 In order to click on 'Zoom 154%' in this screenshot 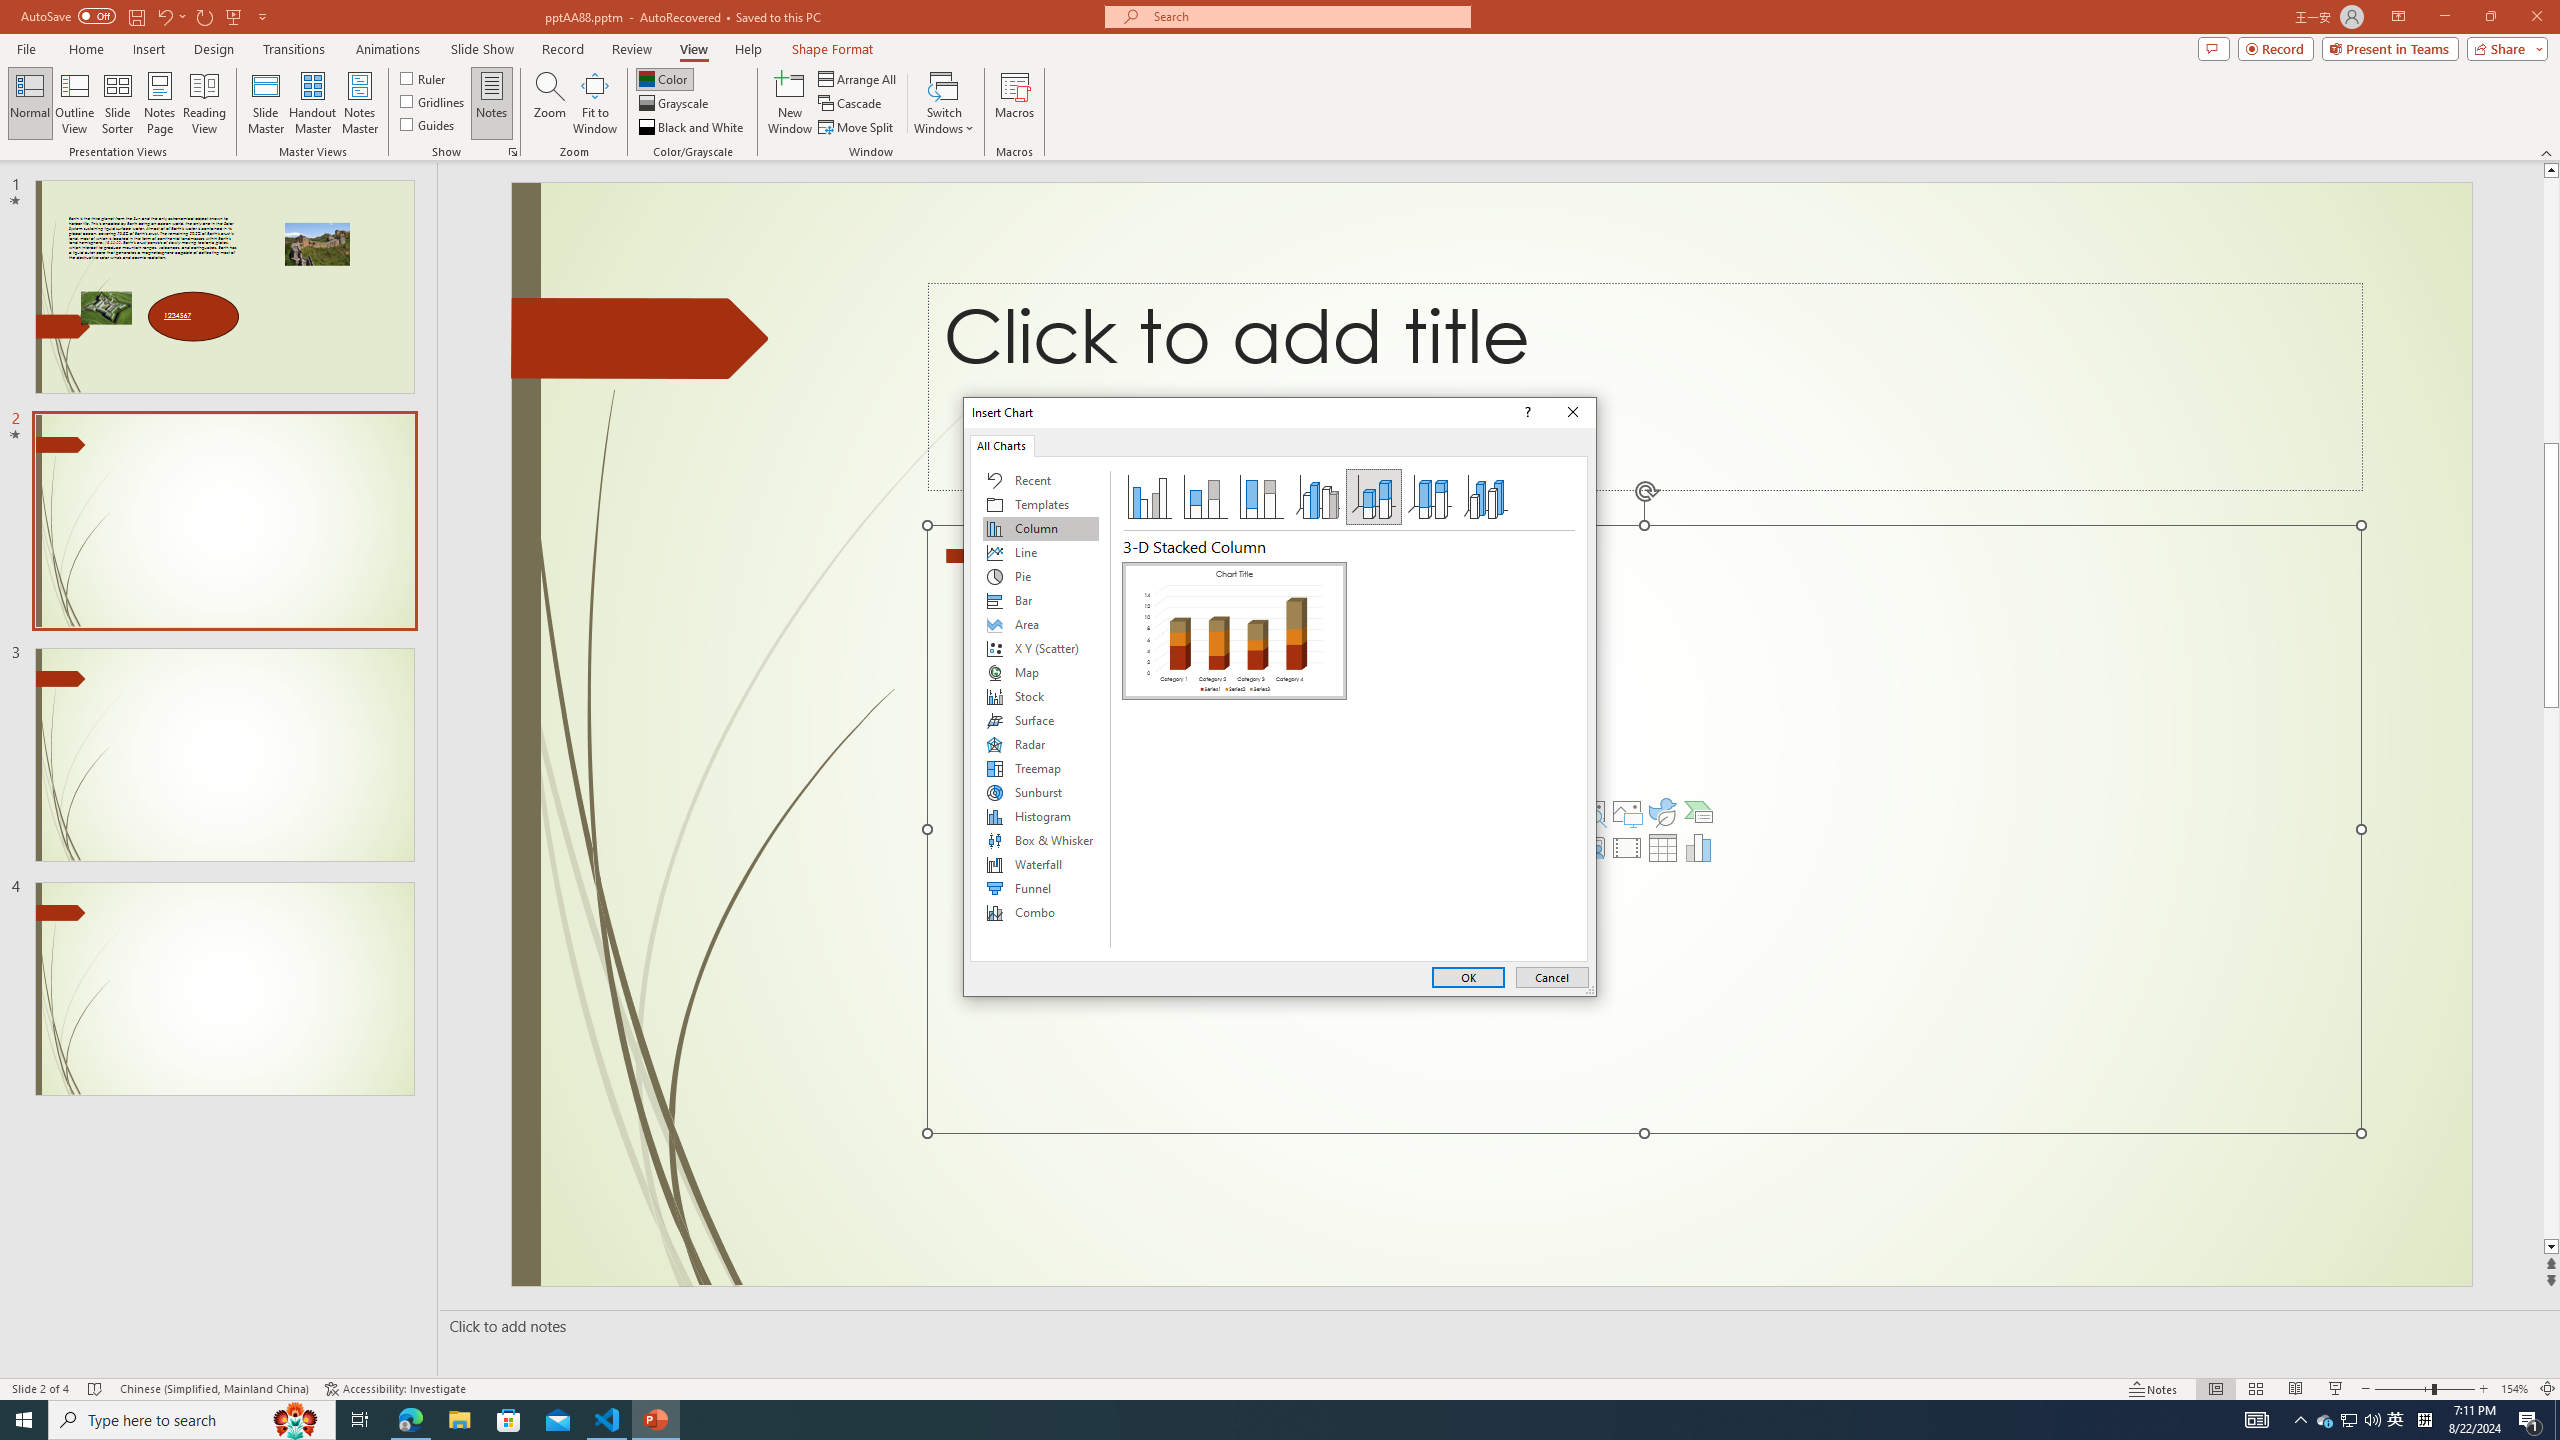, I will do `click(2515, 1389)`.